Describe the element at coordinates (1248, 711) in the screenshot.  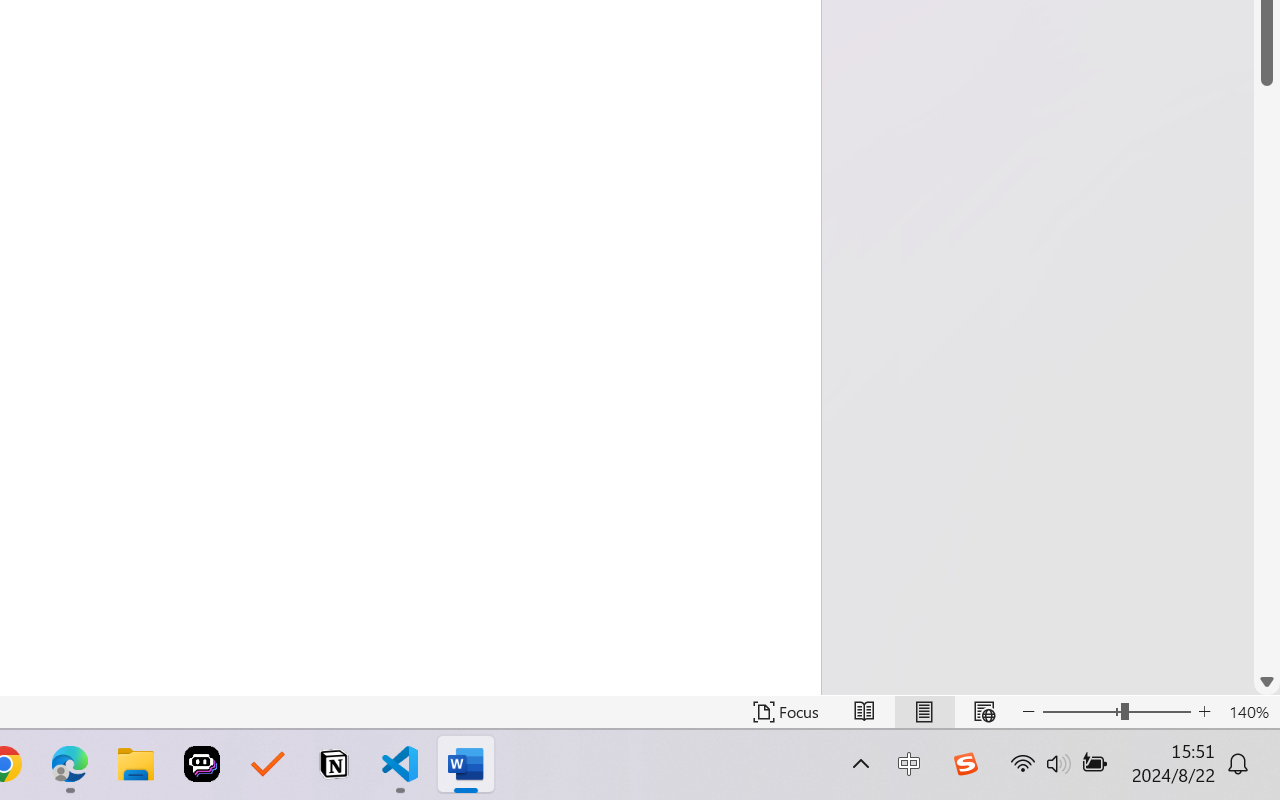
I see `'Zoom 140%'` at that location.